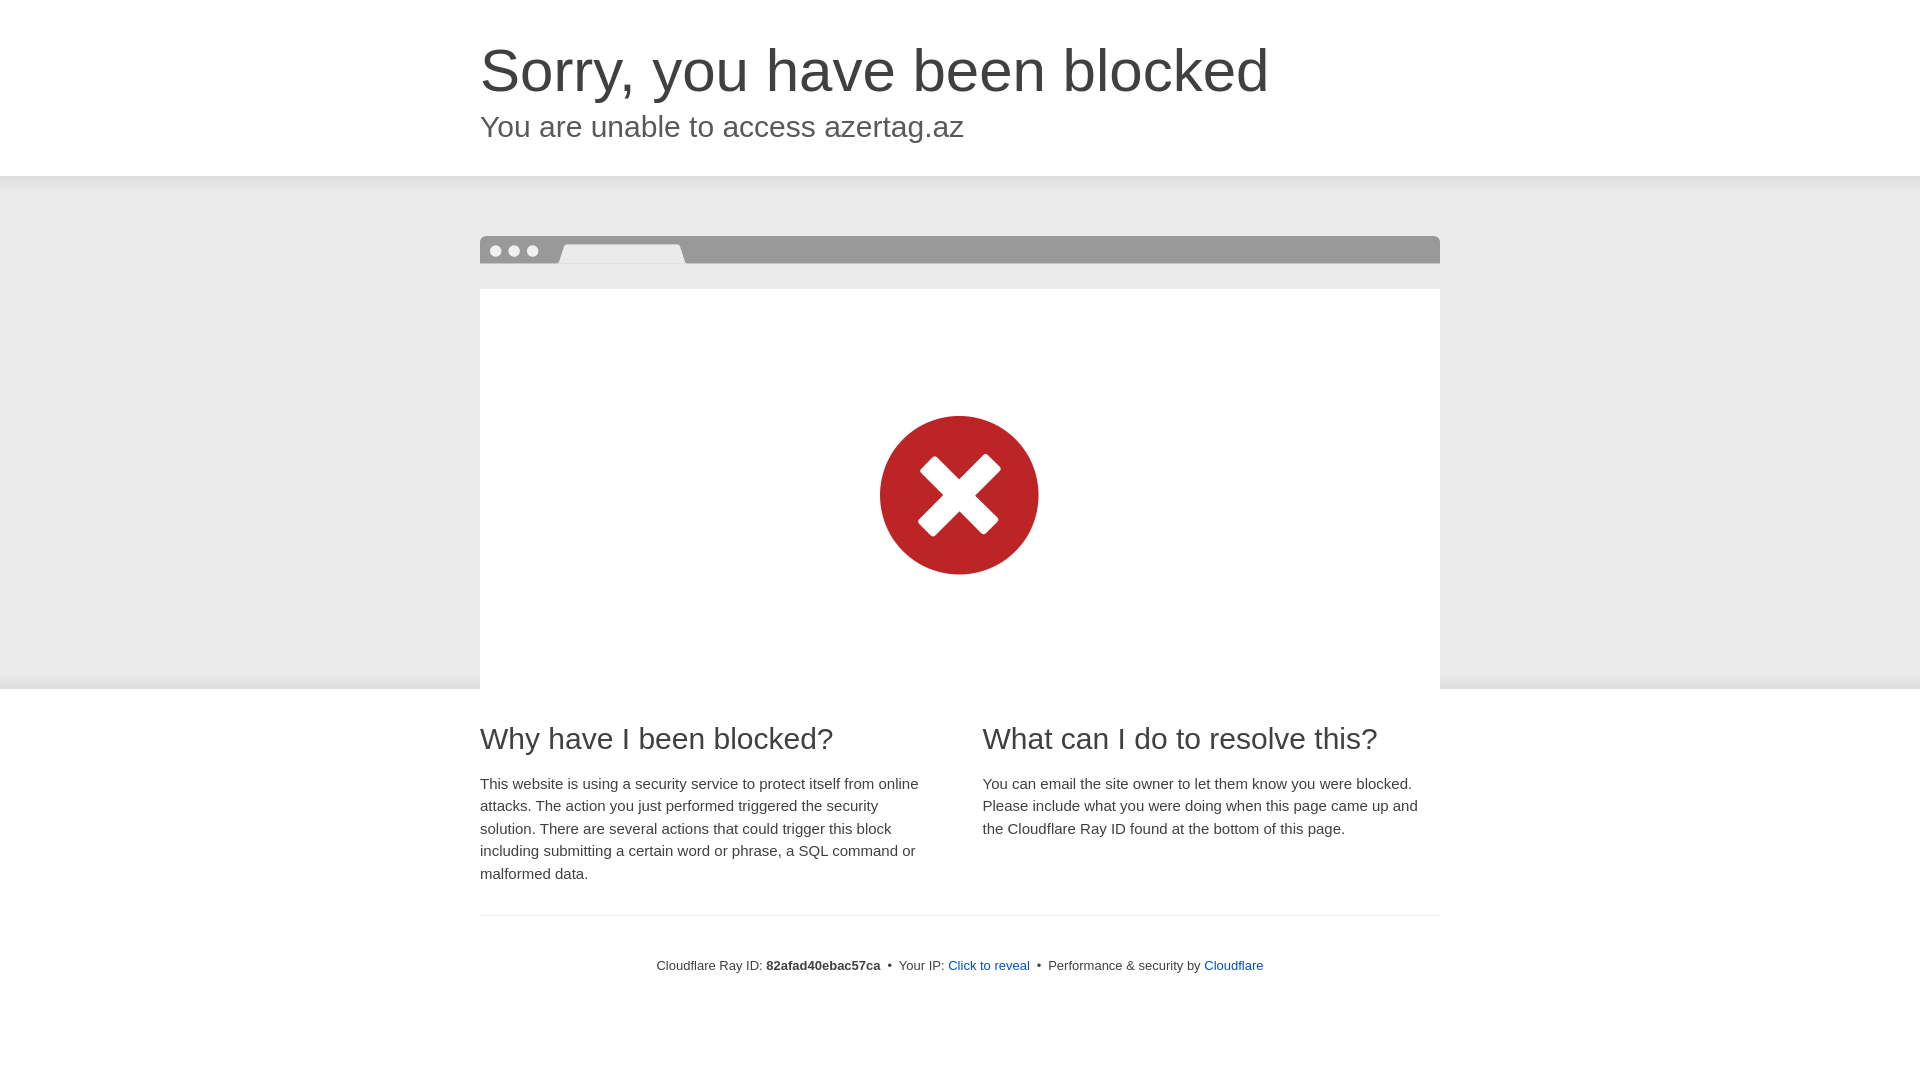  What do you see at coordinates (988, 964) in the screenshot?
I see `'Click to reveal'` at bounding box center [988, 964].